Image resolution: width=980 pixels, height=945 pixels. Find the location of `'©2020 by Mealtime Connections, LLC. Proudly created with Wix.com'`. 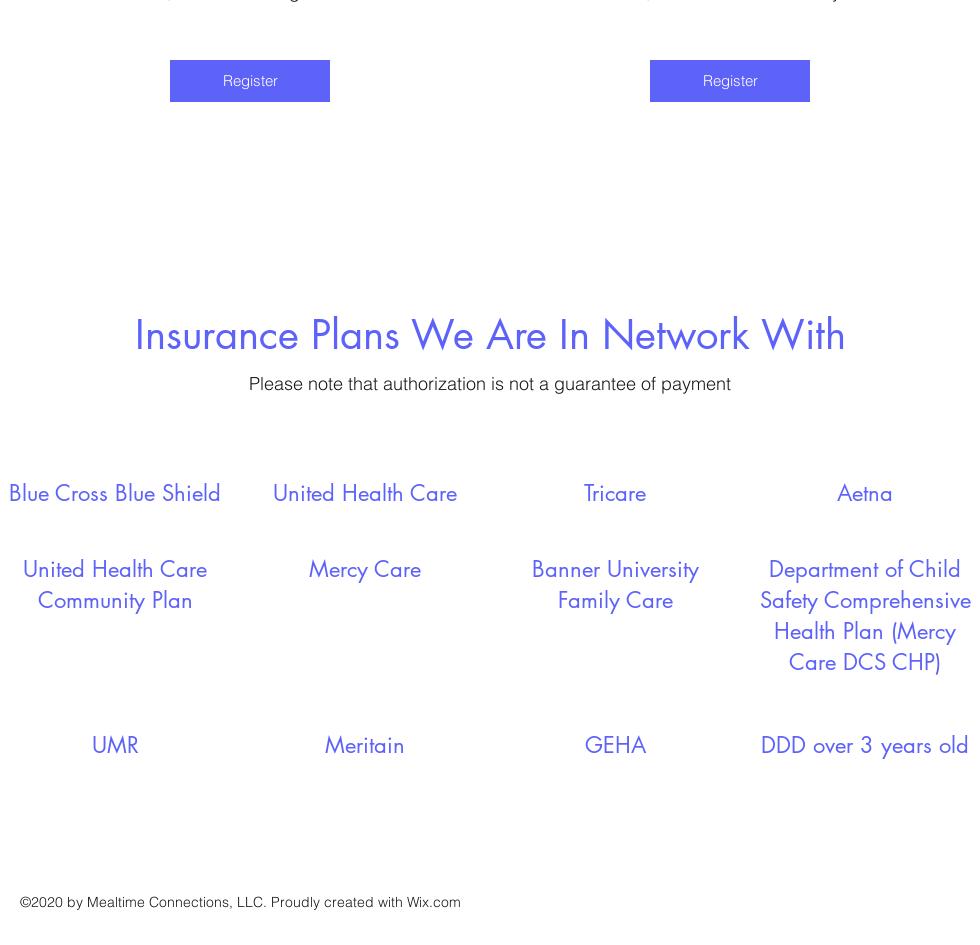

'©2020 by Mealtime Connections, LLC. Proudly created with Wix.com' is located at coordinates (240, 899).